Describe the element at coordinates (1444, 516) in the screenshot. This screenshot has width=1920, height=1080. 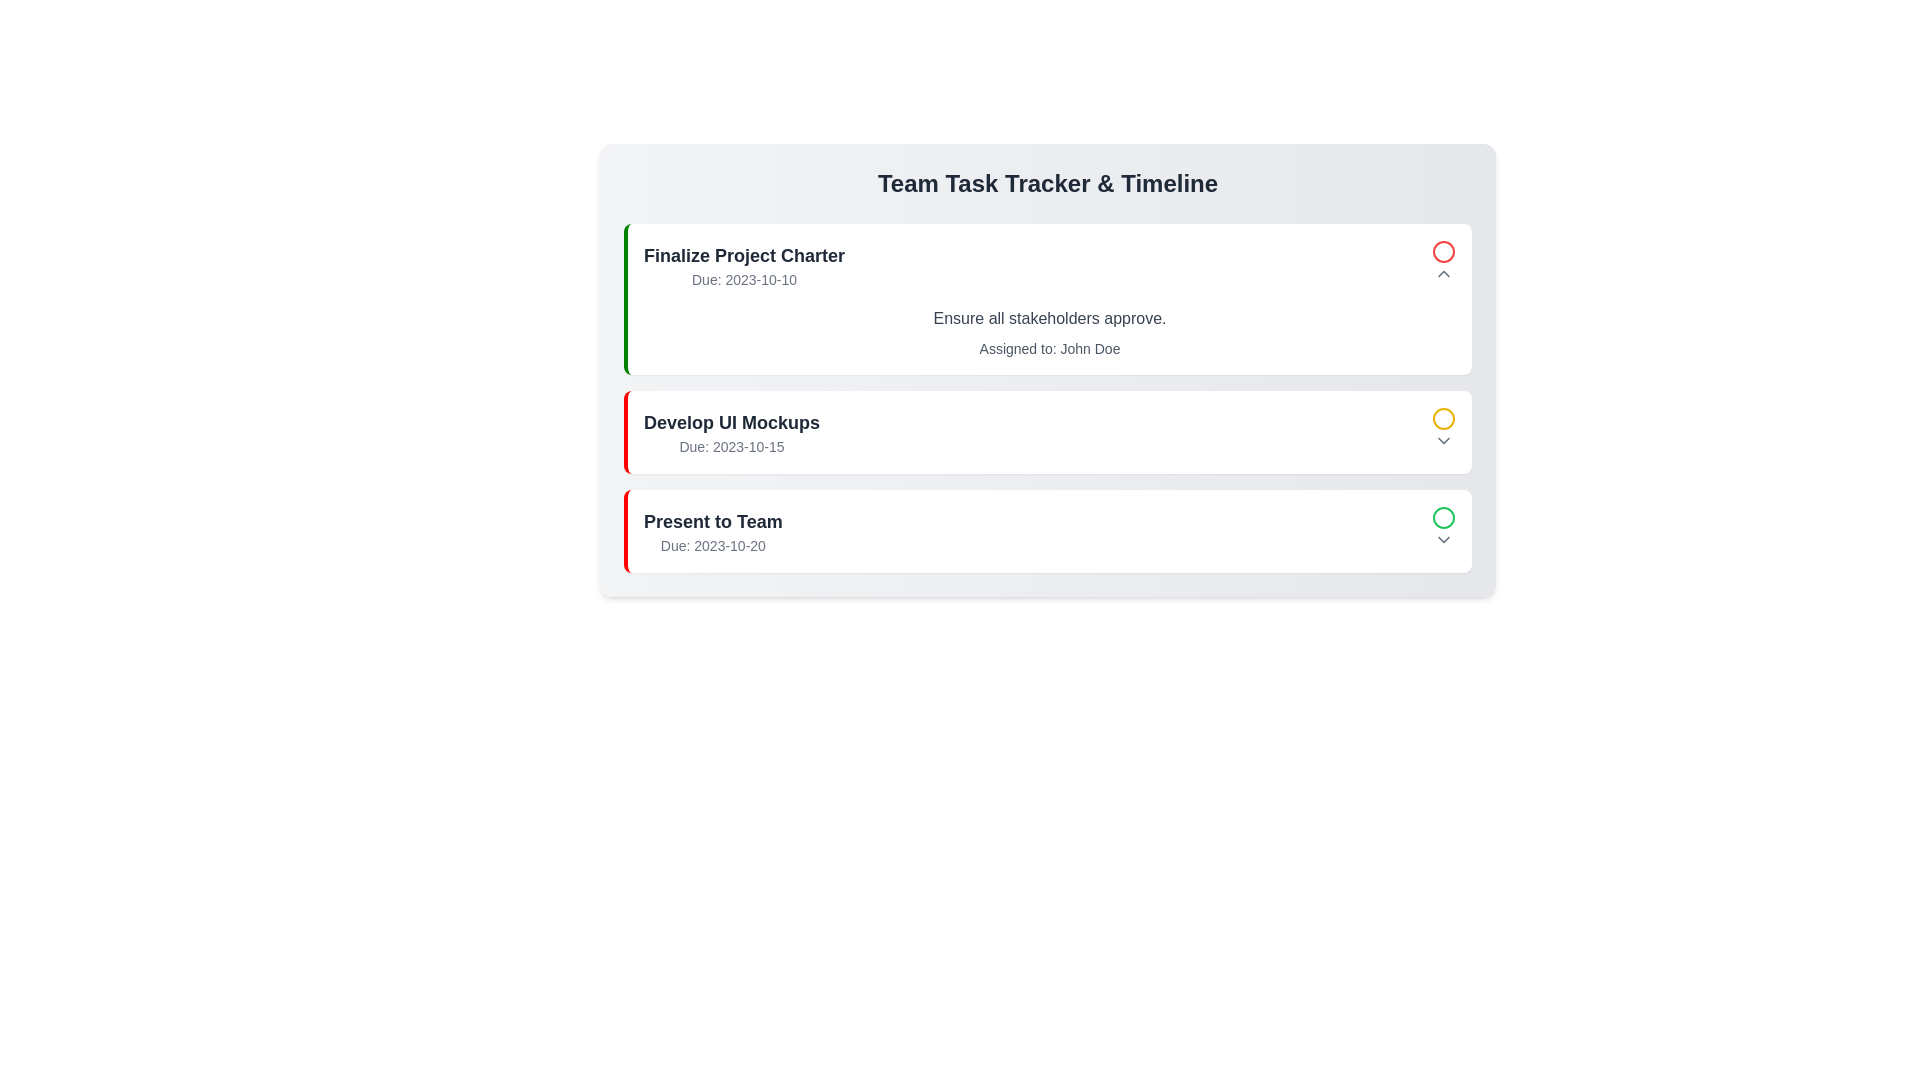
I see `the Circular SVG shape that serves as a status or progress indicator in the upper-right corner of the third task card` at that location.